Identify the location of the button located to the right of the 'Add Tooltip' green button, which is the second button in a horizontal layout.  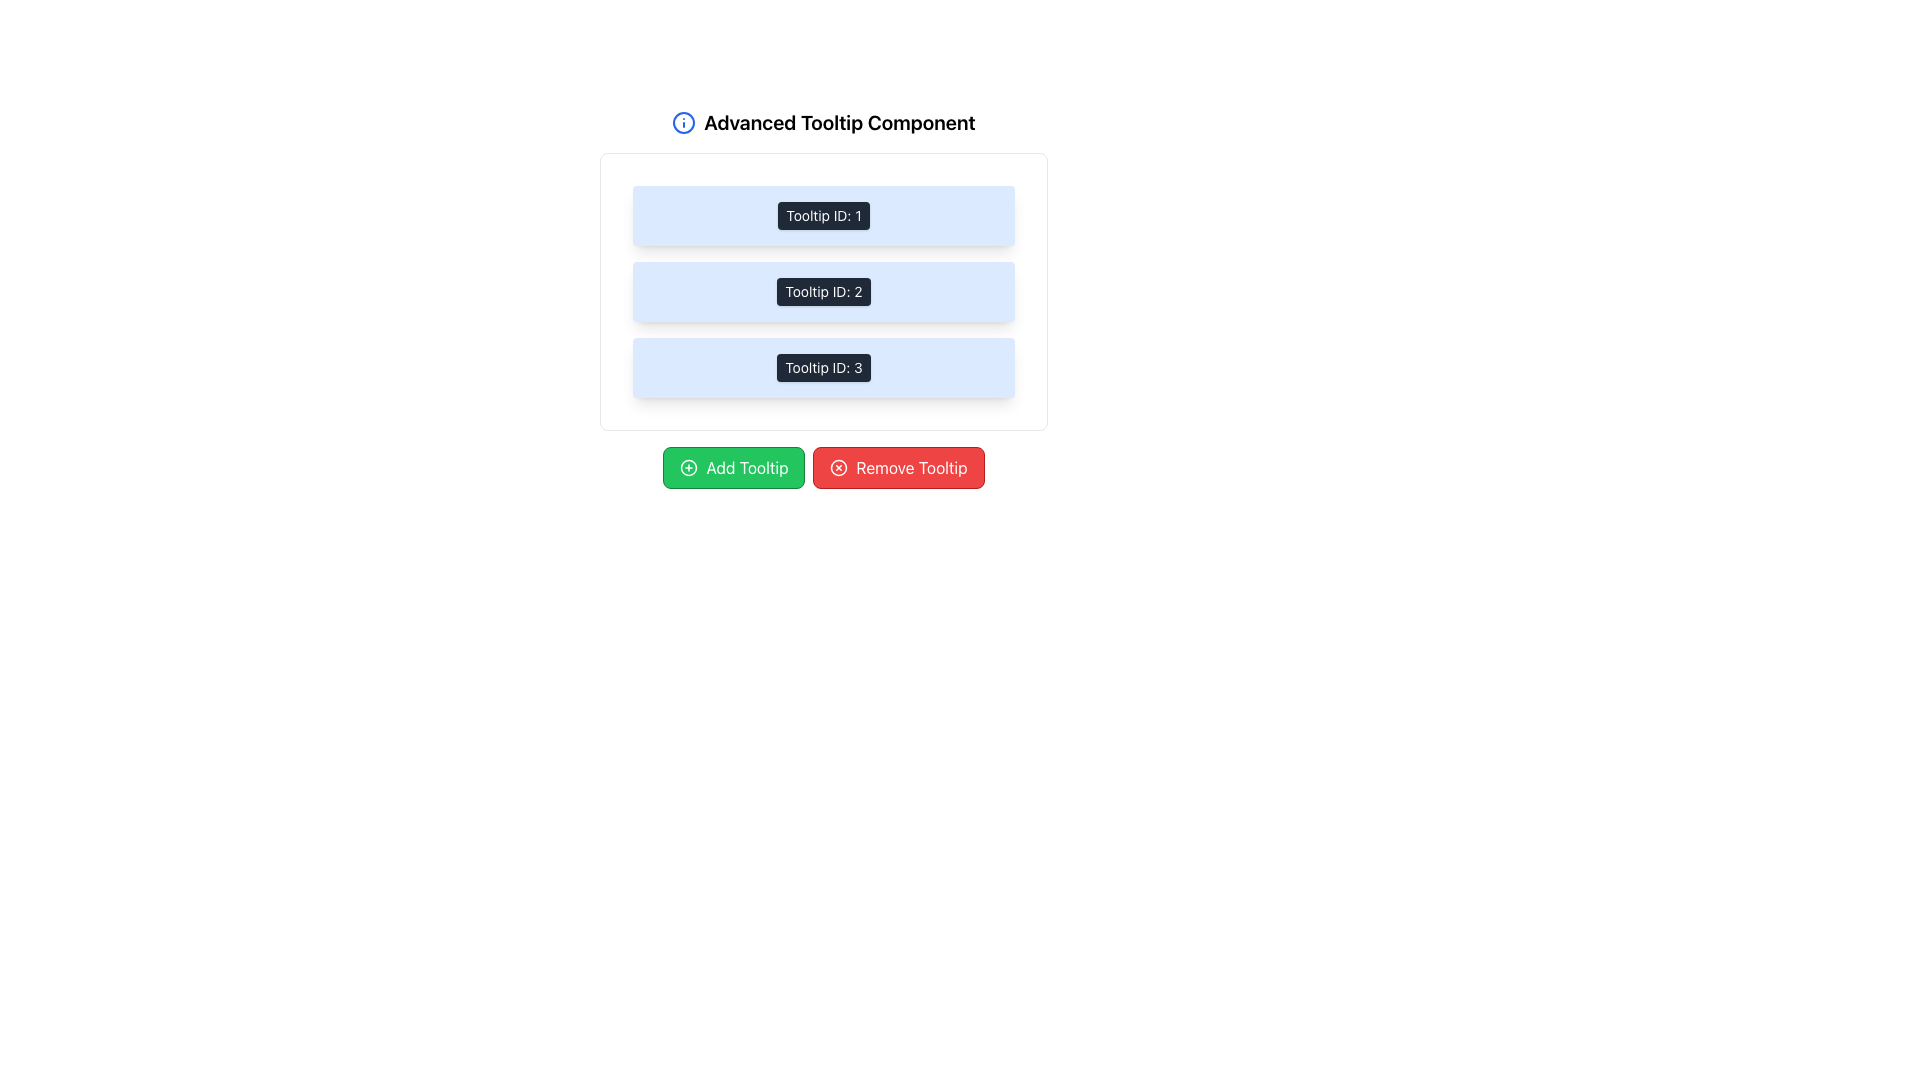
(897, 467).